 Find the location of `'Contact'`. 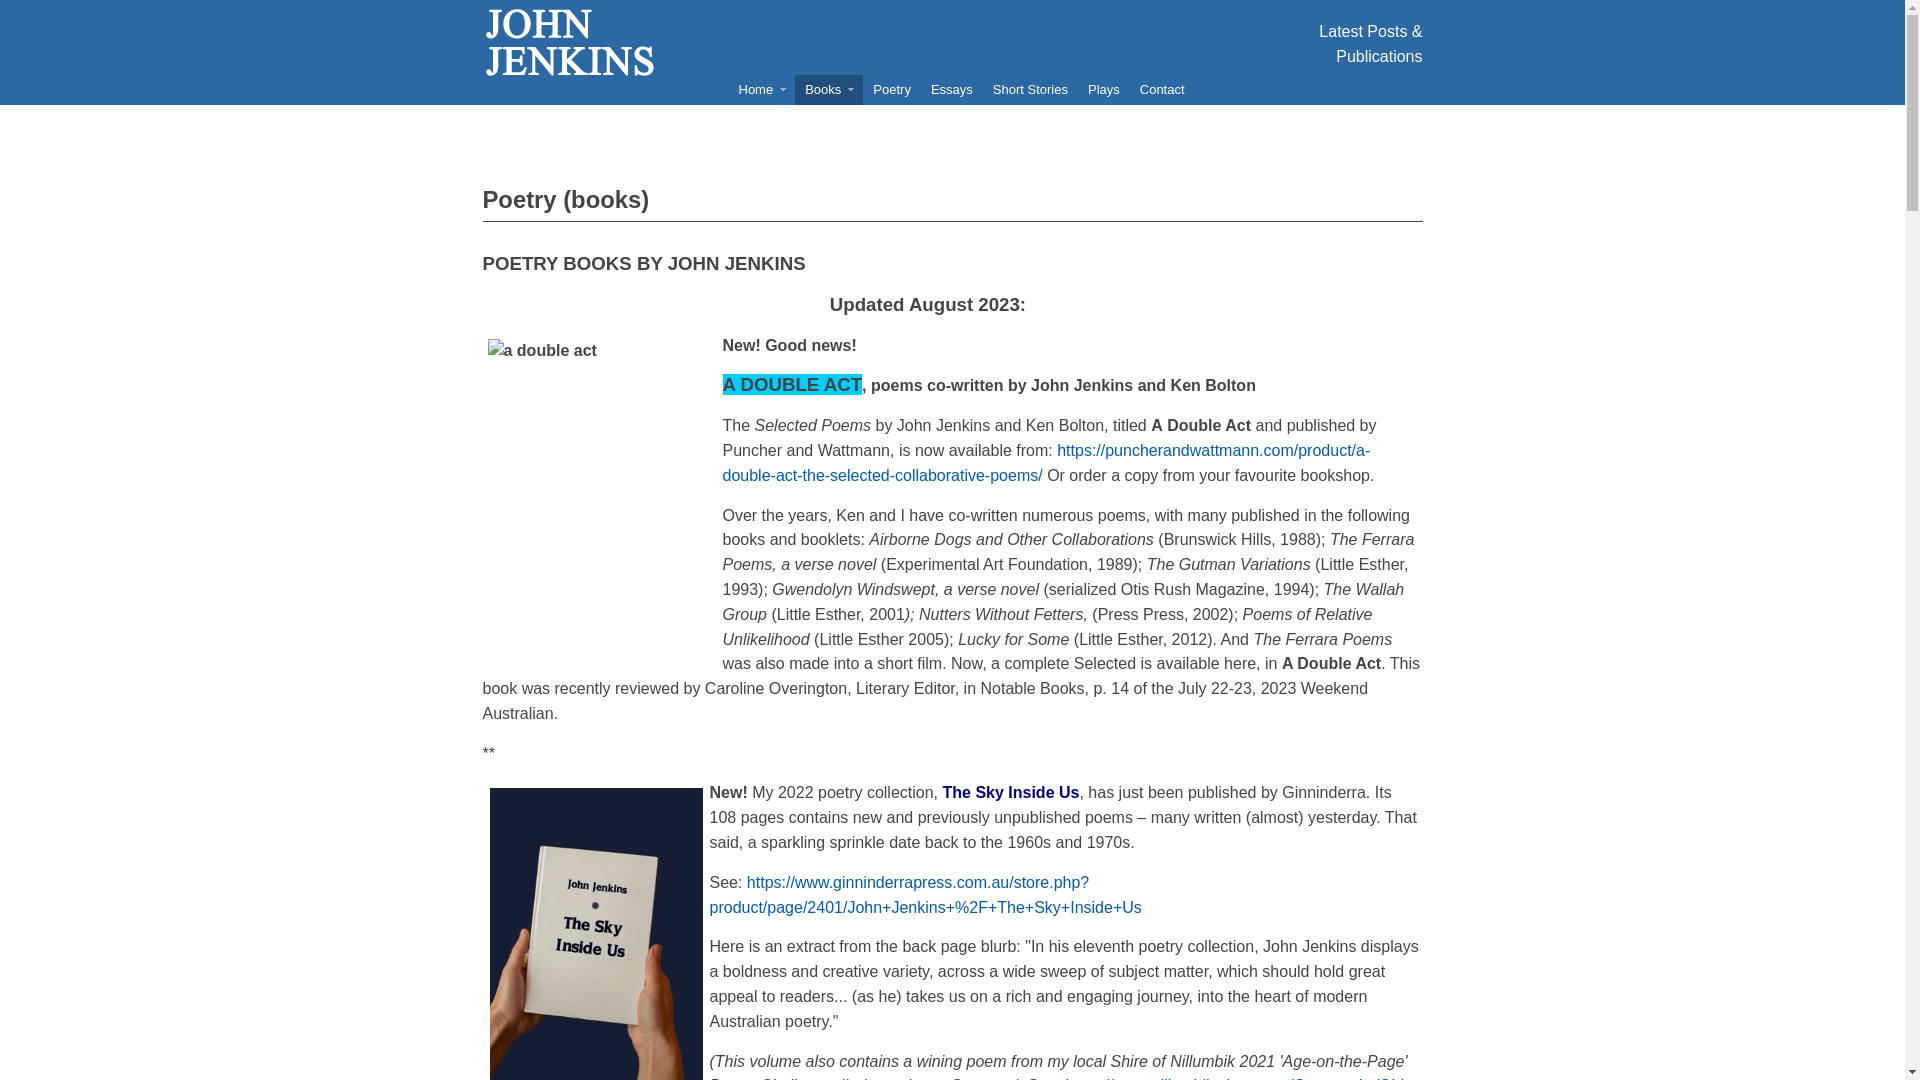

'Contact' is located at coordinates (1162, 88).